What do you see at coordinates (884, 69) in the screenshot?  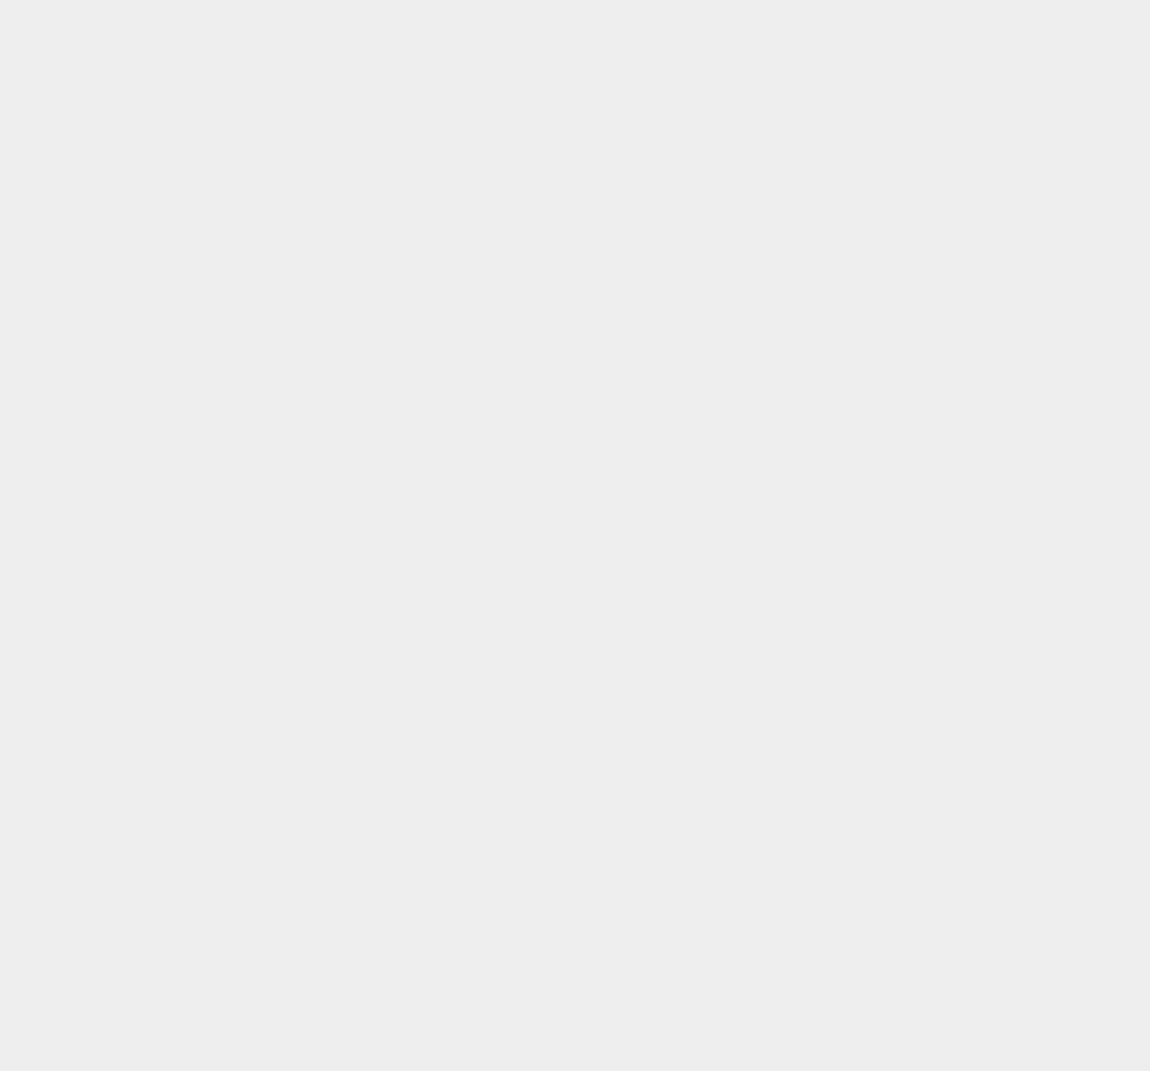 I see `'Windows Media Center'` at bounding box center [884, 69].